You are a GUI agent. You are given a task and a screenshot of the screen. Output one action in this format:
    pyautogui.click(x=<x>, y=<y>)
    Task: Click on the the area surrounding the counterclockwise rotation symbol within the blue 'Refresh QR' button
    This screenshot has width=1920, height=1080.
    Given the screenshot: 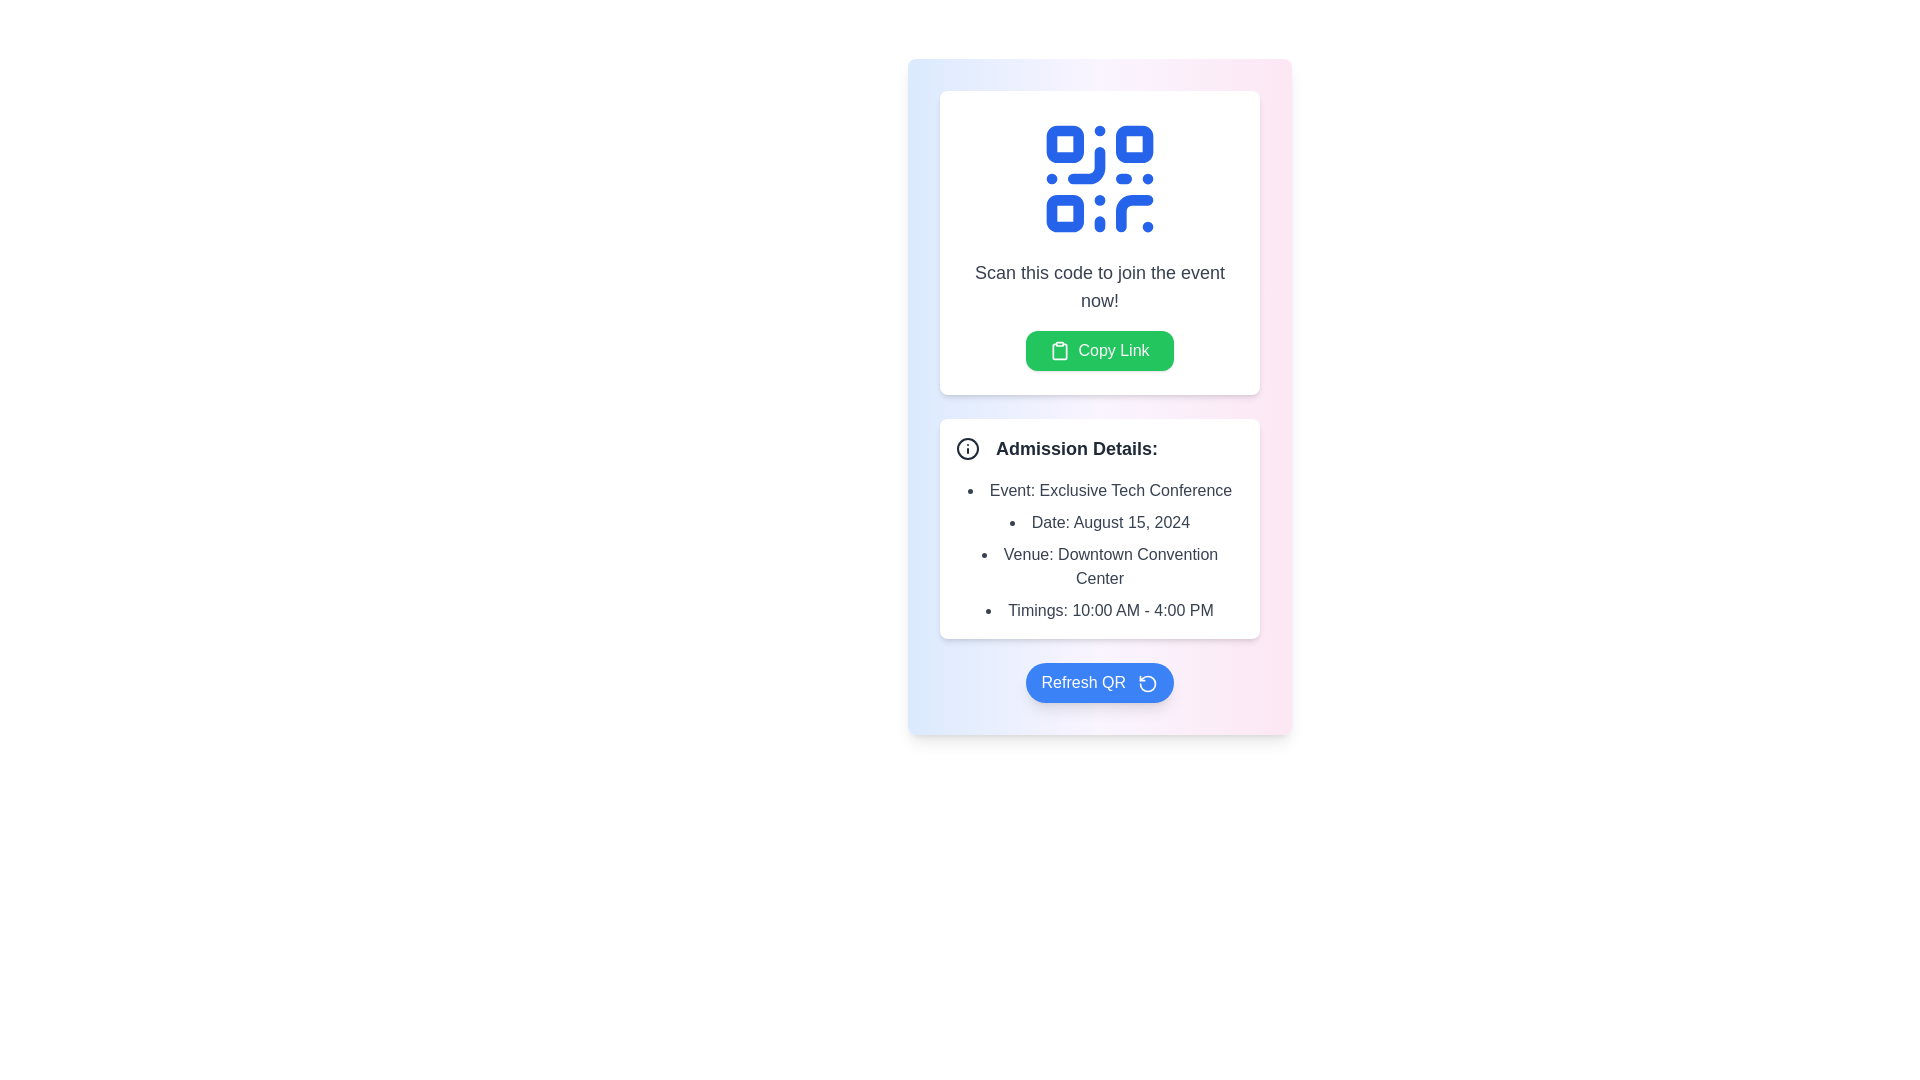 What is the action you would take?
    pyautogui.click(x=1148, y=682)
    